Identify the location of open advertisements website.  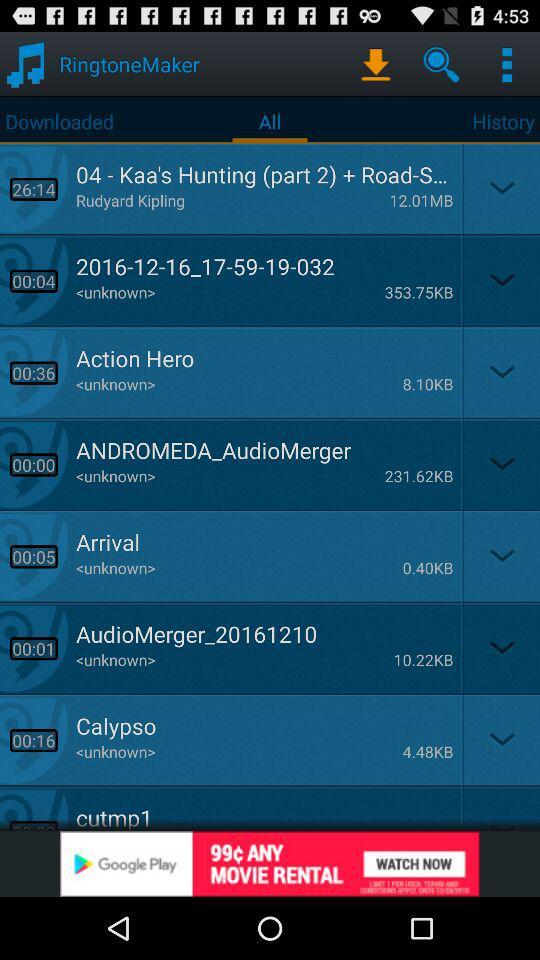
(270, 863).